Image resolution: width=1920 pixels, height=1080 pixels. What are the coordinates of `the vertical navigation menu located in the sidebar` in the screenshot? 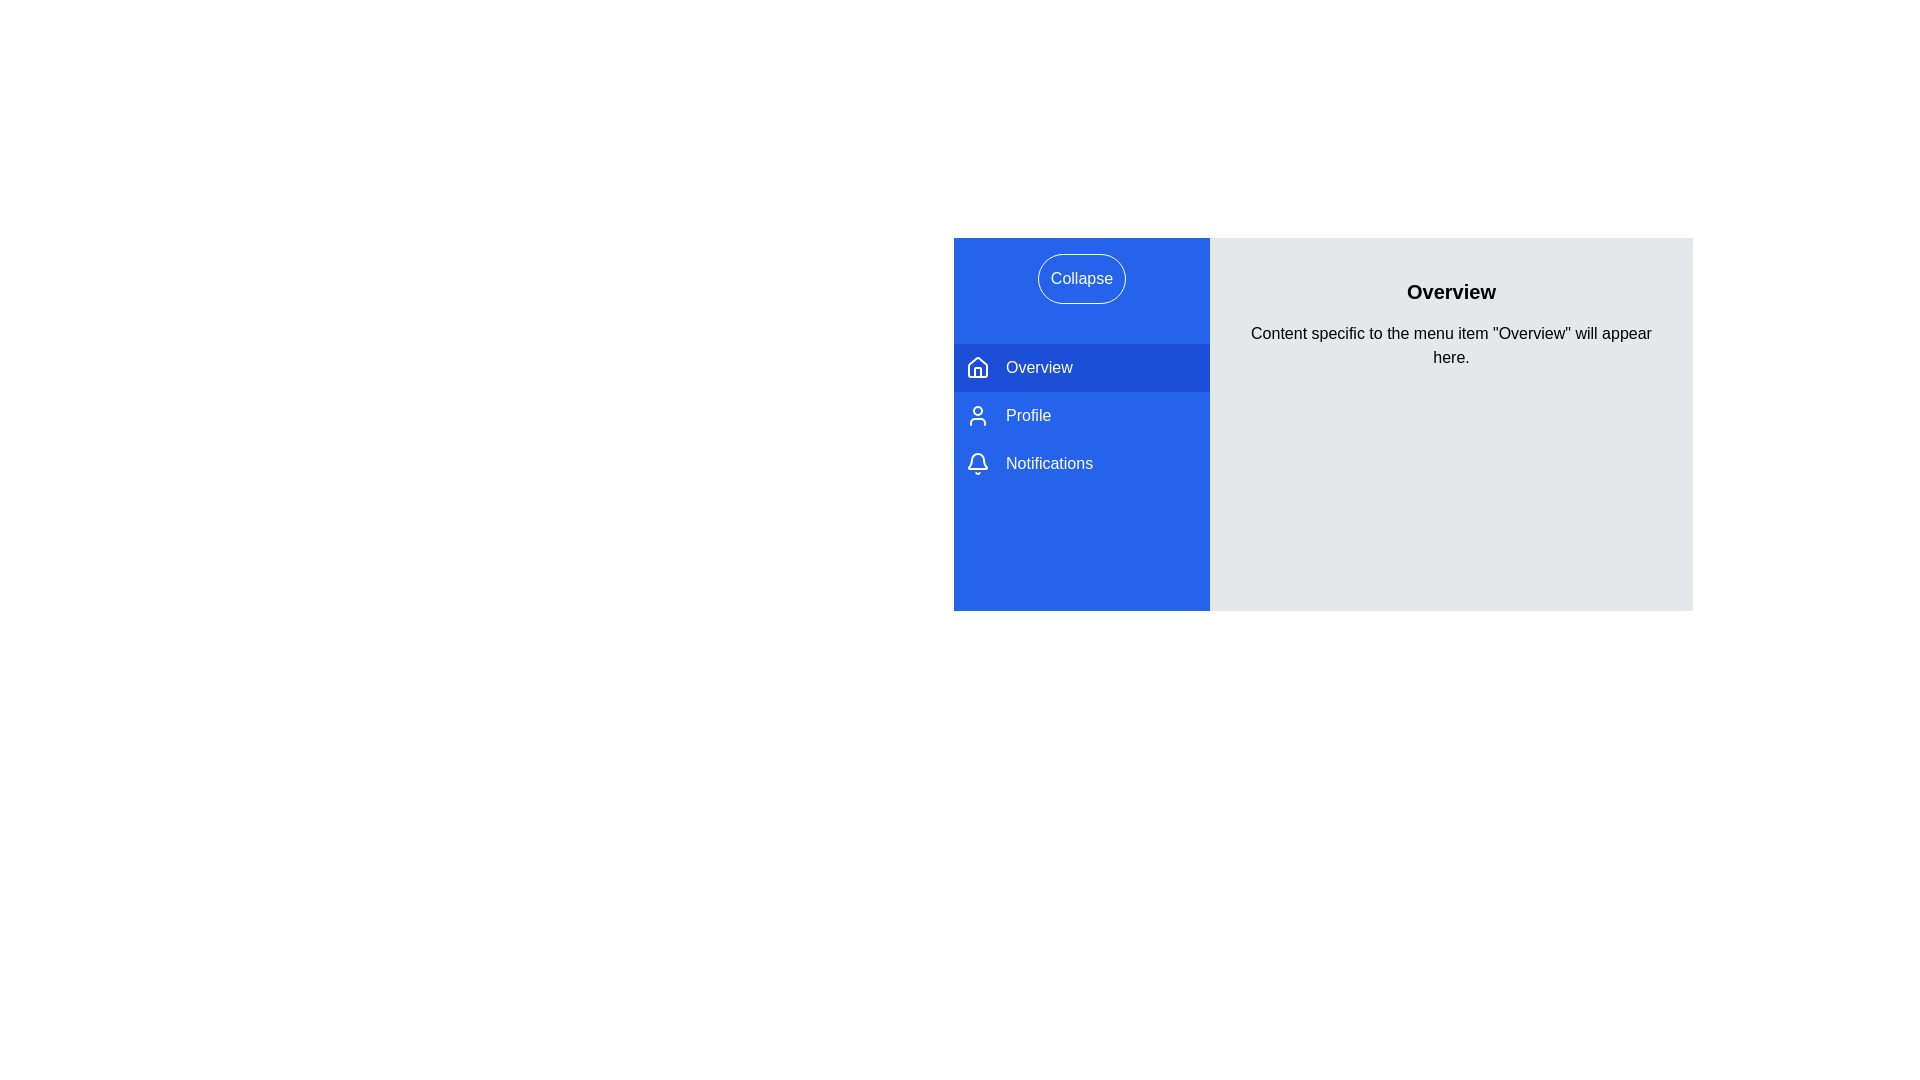 It's located at (1080, 415).